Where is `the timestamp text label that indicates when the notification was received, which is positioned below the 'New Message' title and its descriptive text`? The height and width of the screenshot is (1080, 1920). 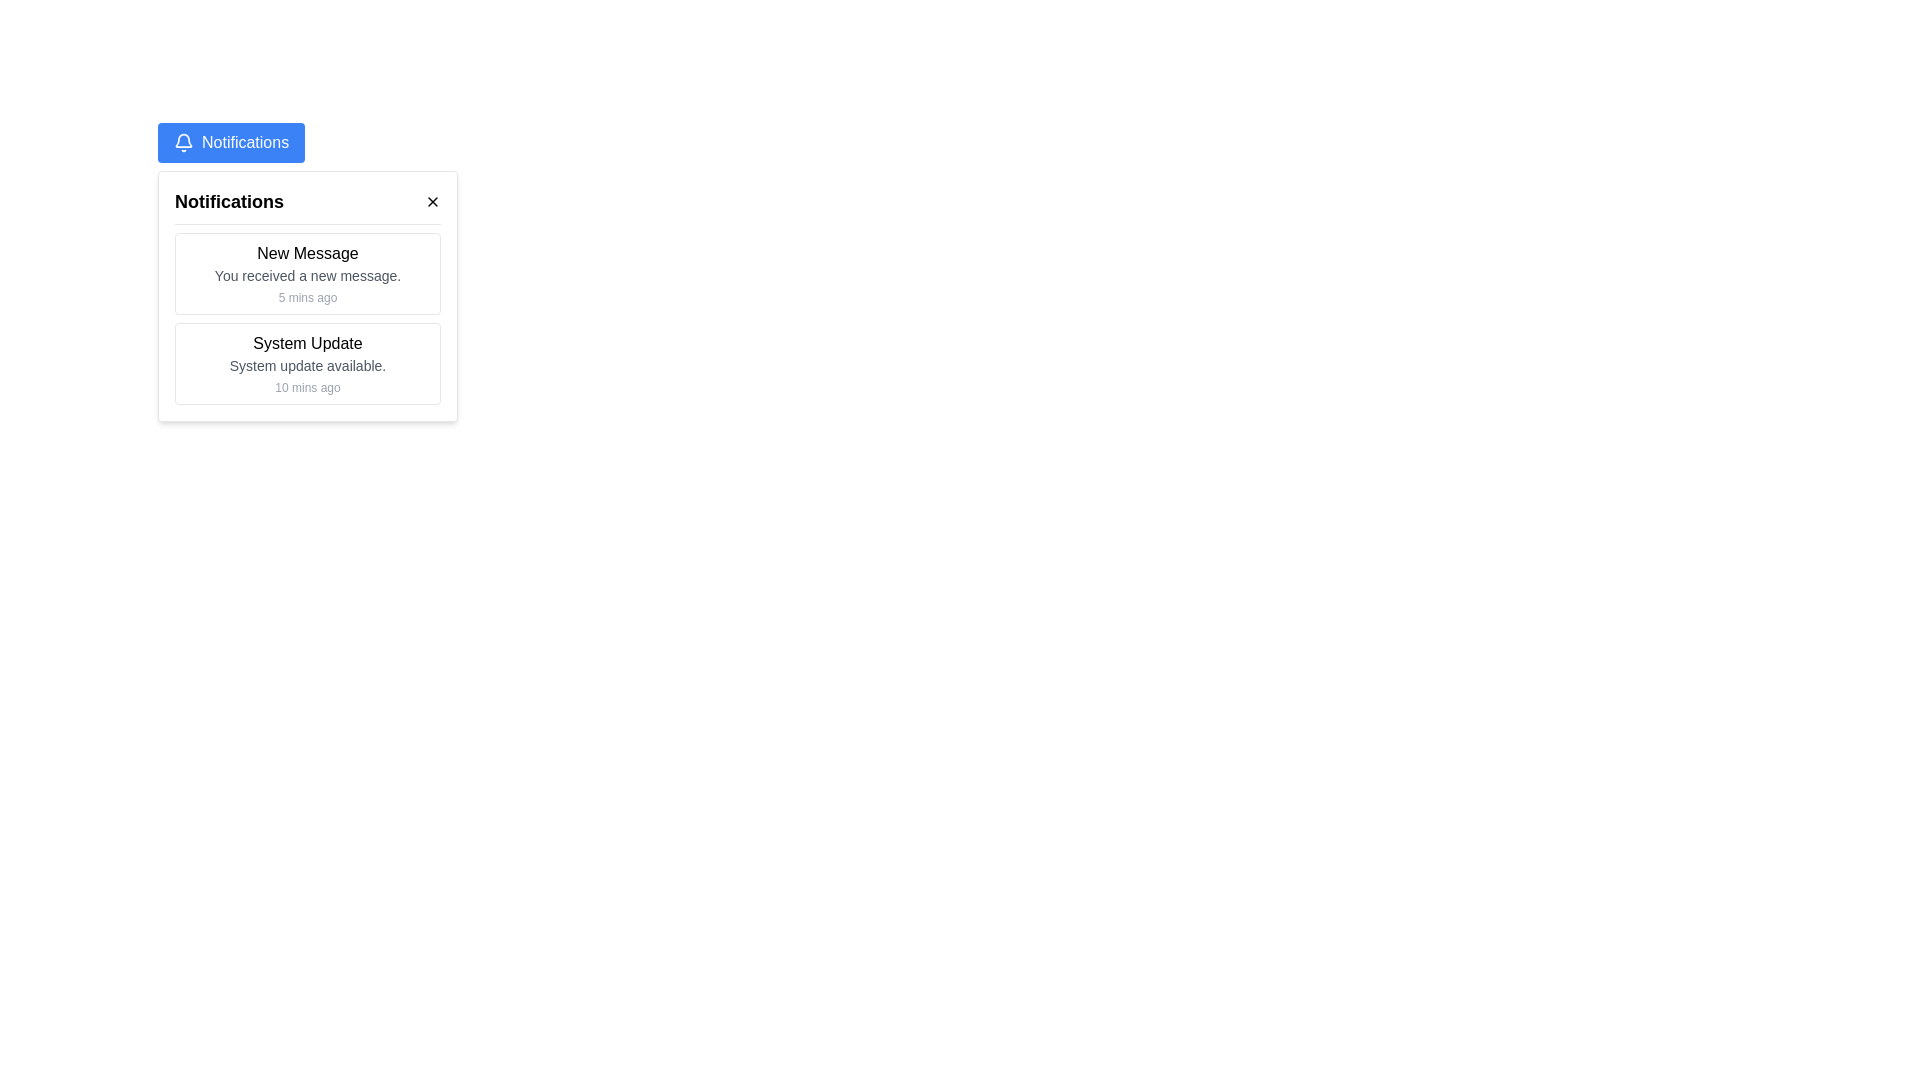
the timestamp text label that indicates when the notification was received, which is positioned below the 'New Message' title and its descriptive text is located at coordinates (306, 297).